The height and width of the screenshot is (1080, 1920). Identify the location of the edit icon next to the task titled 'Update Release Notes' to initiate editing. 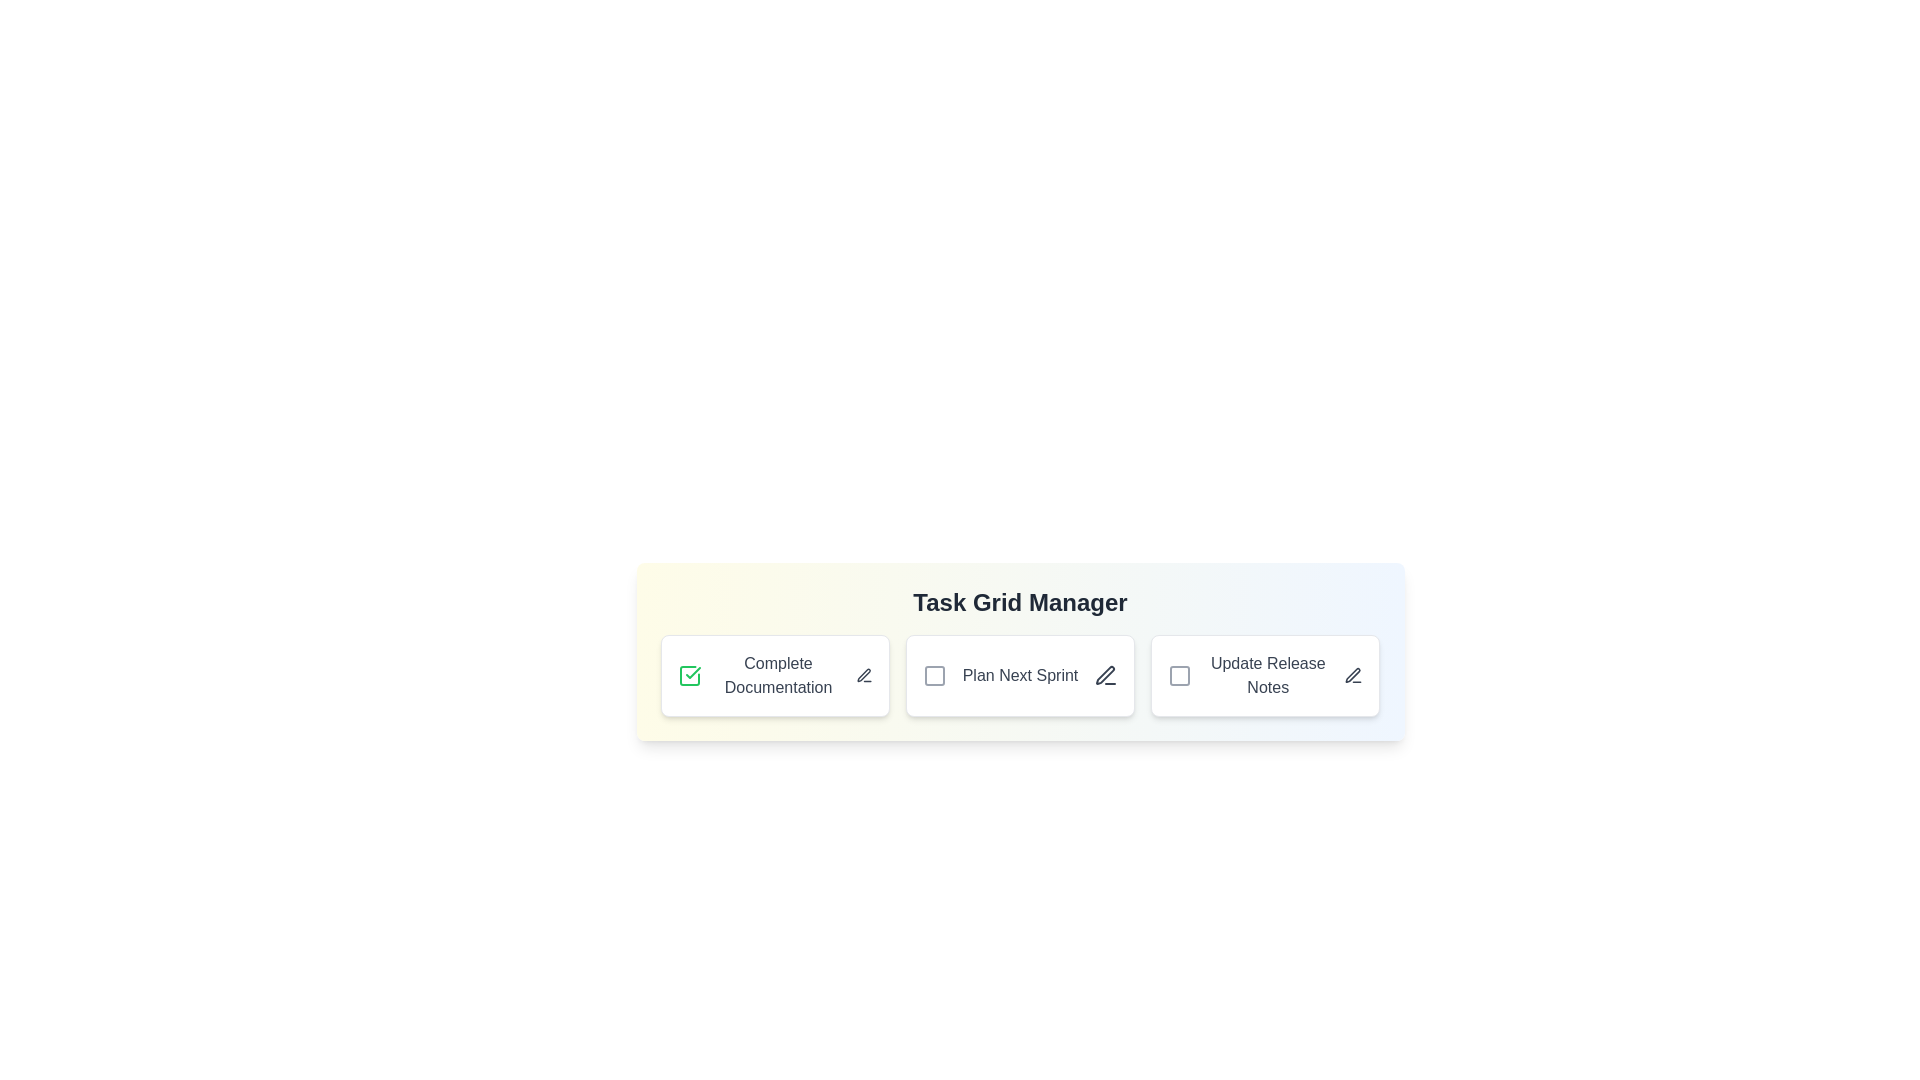
(1353, 675).